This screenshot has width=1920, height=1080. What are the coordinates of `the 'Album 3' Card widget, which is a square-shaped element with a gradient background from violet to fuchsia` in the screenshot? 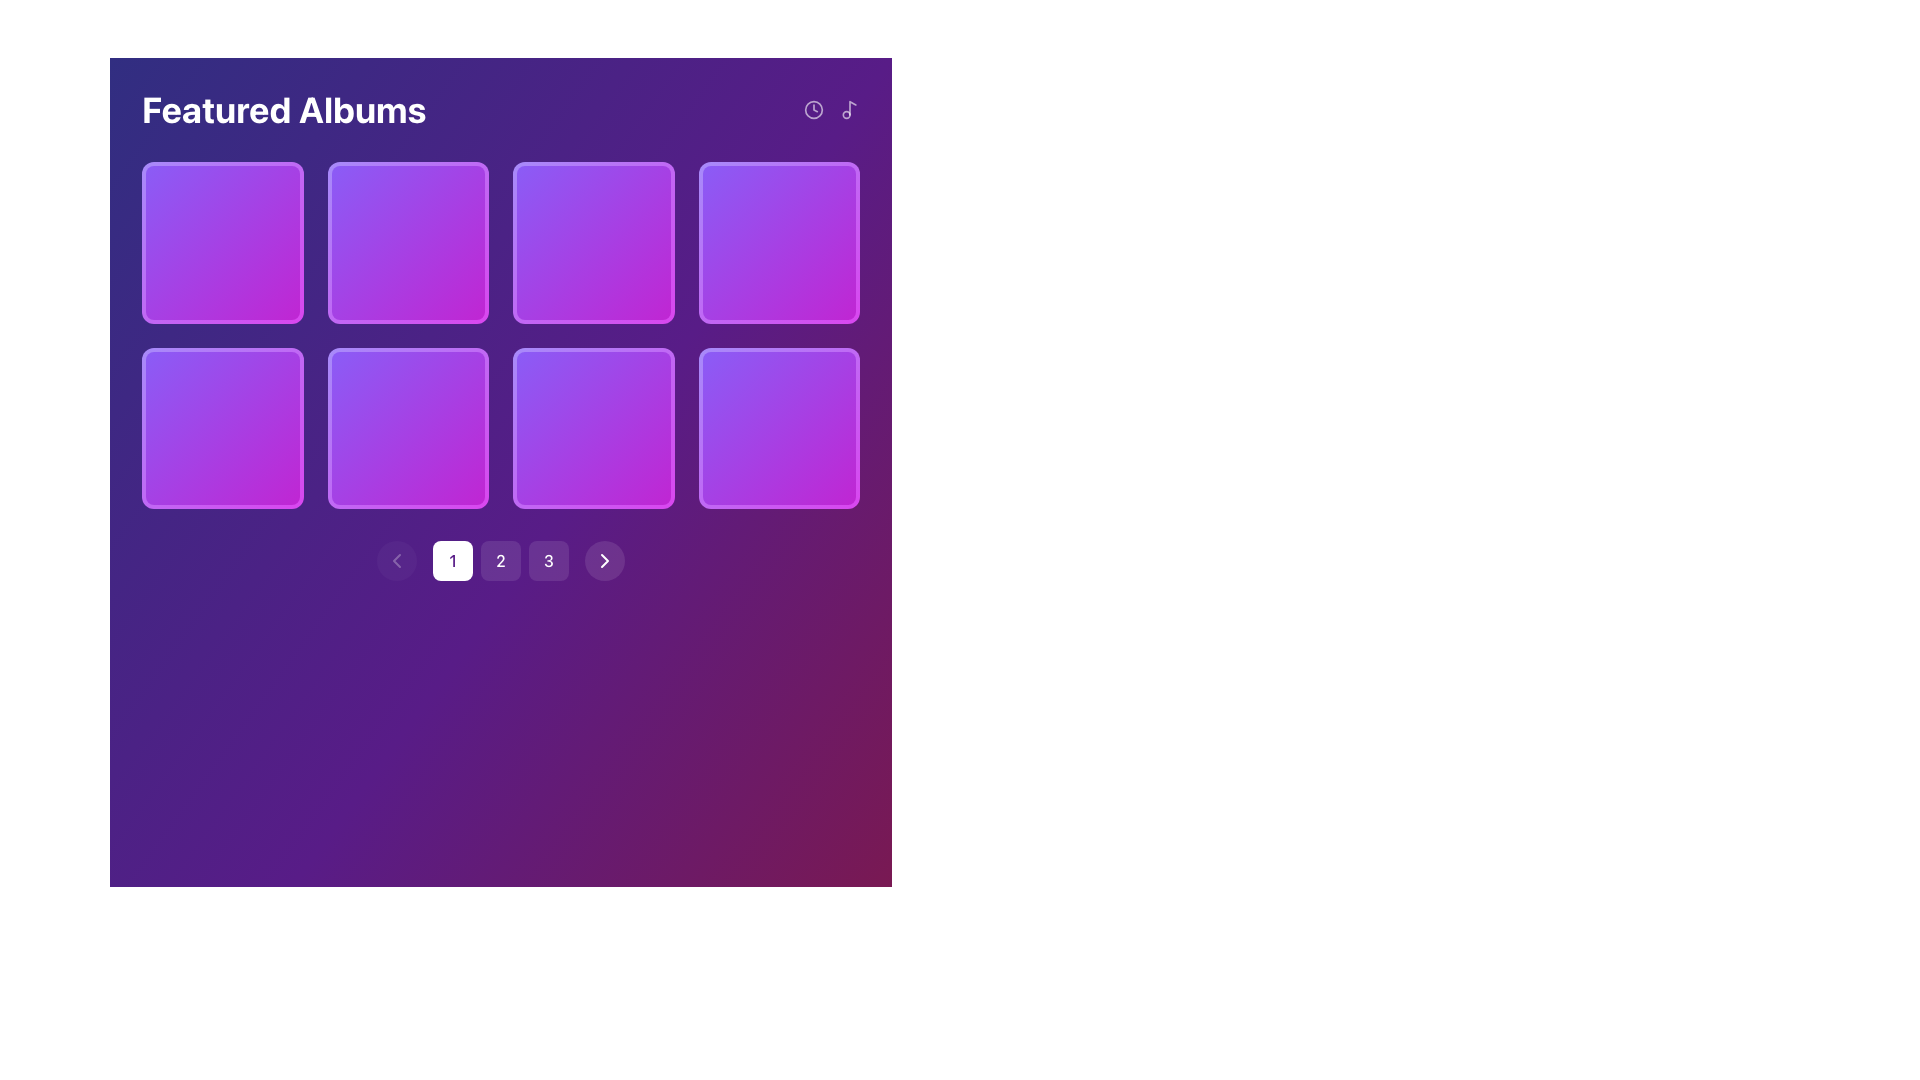 It's located at (592, 241).